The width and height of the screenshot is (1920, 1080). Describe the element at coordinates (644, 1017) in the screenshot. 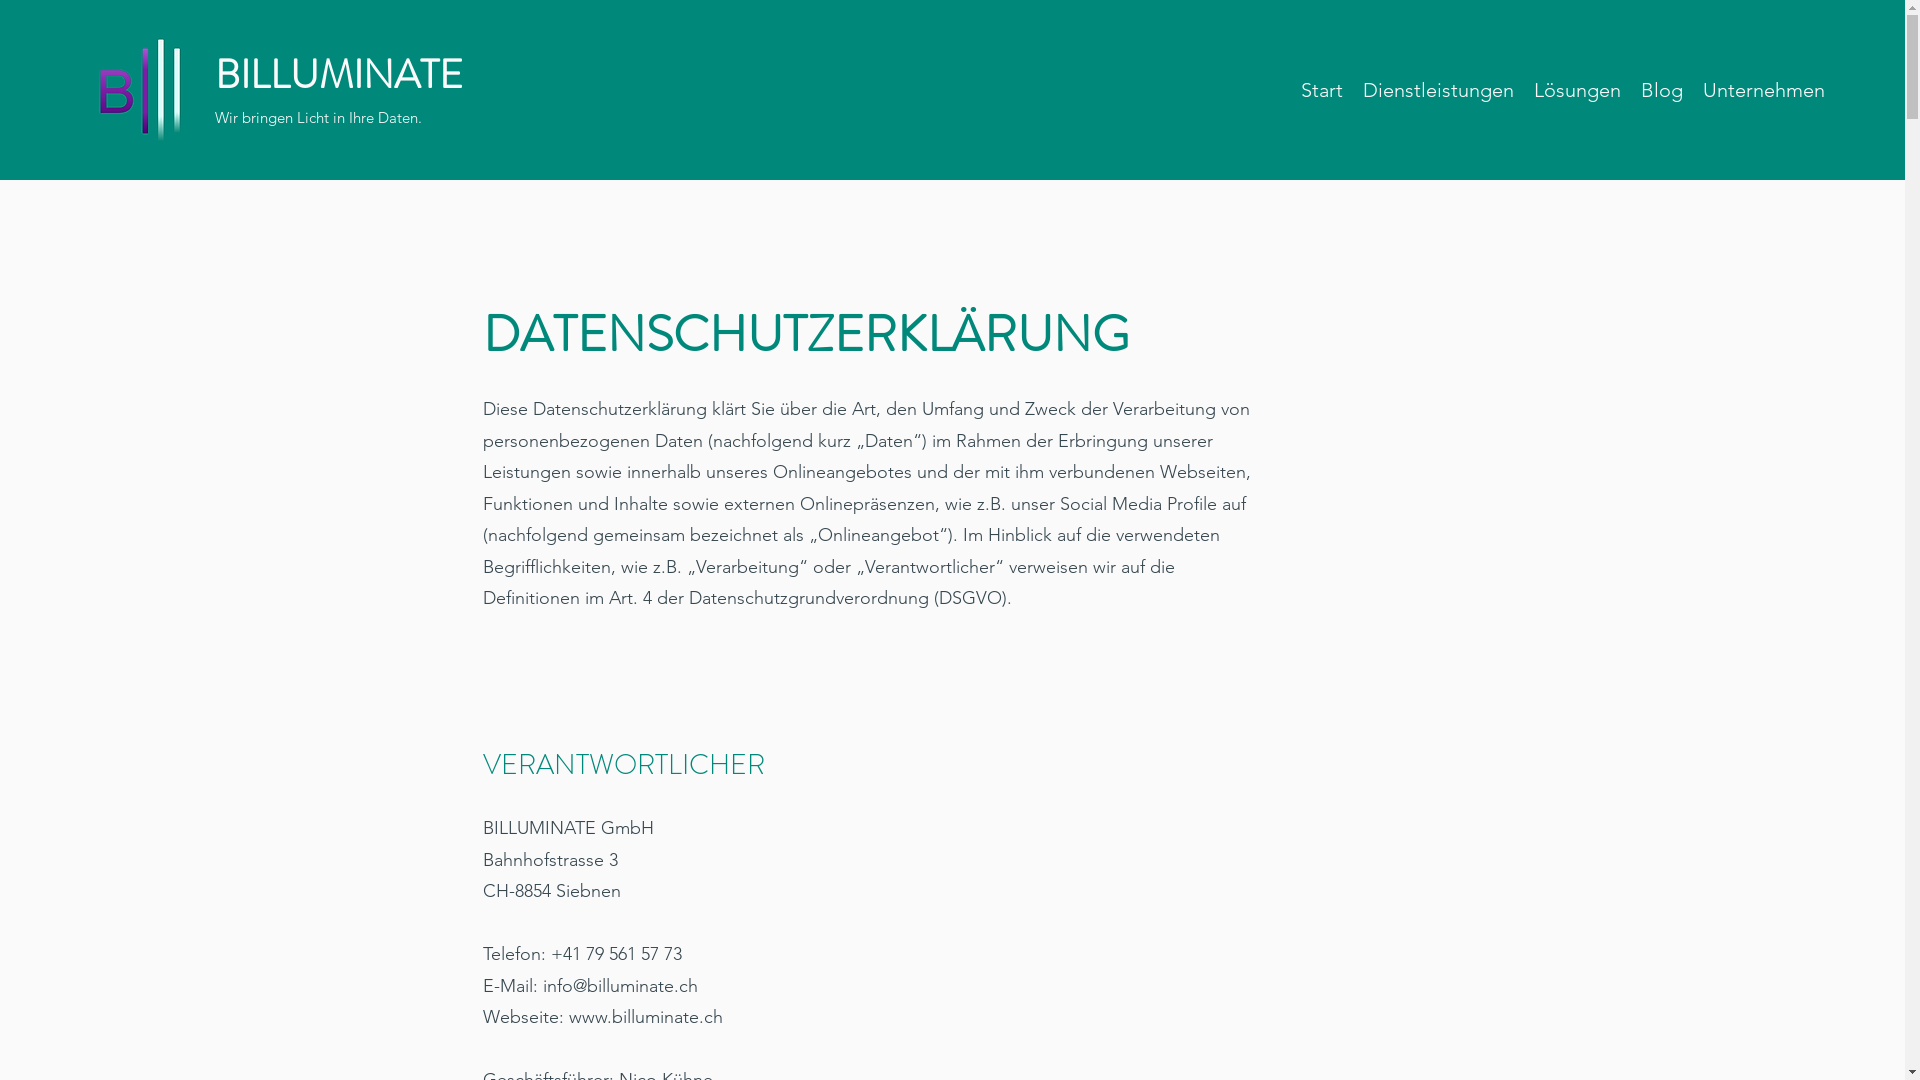

I see `'www.billuminate.ch'` at that location.